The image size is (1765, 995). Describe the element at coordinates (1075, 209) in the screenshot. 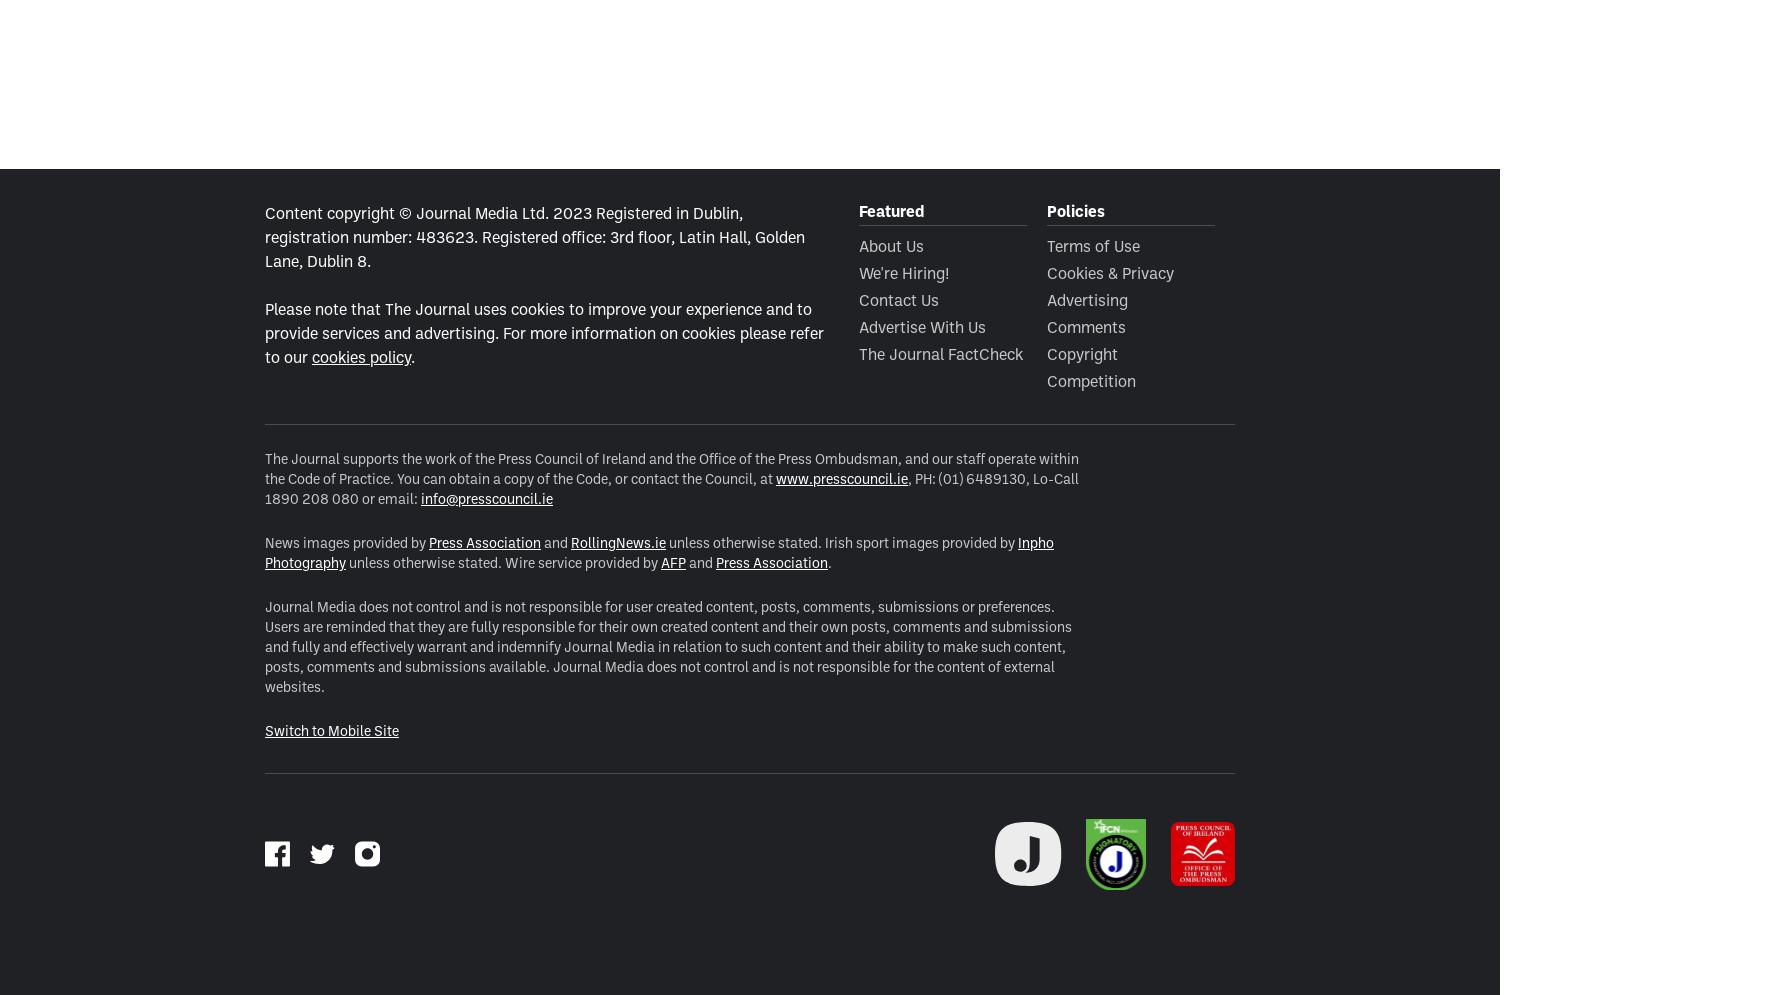

I see `'Policies'` at that location.